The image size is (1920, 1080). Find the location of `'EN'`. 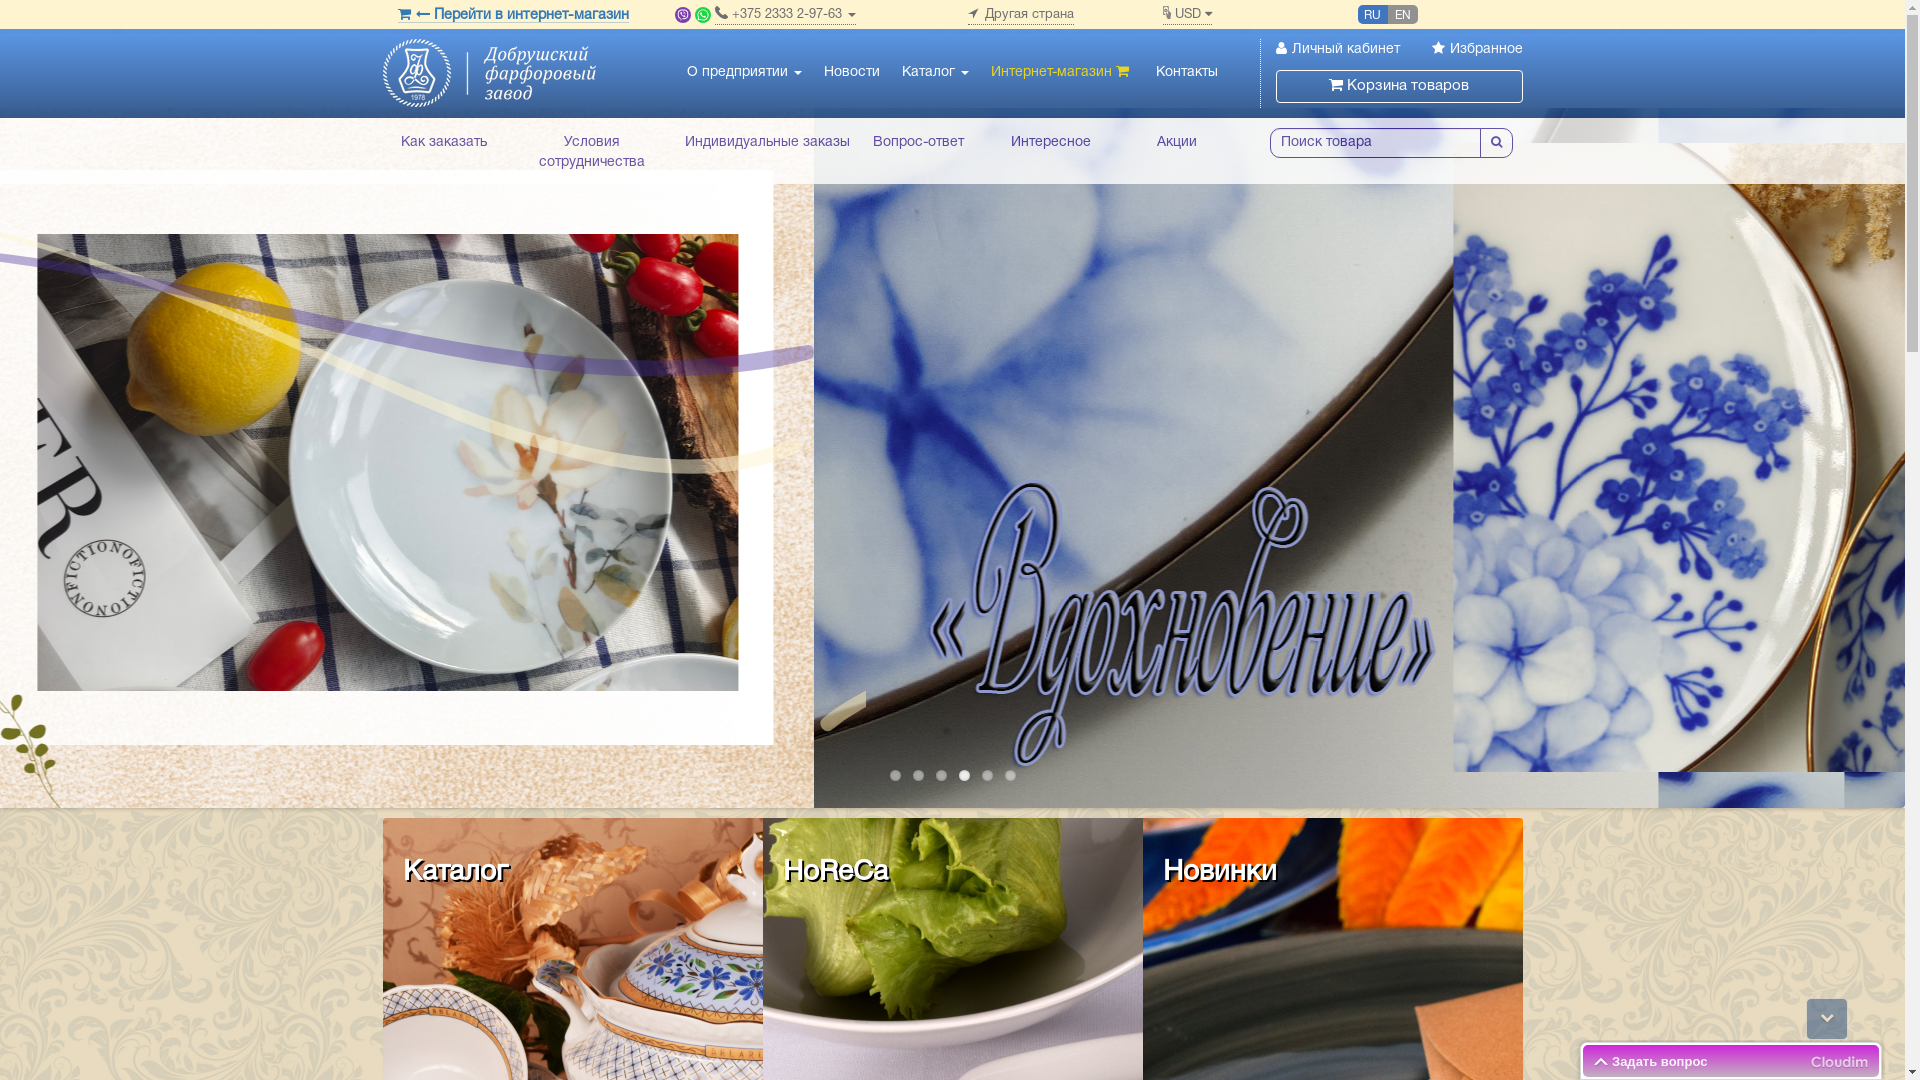

'EN' is located at coordinates (1401, 14).